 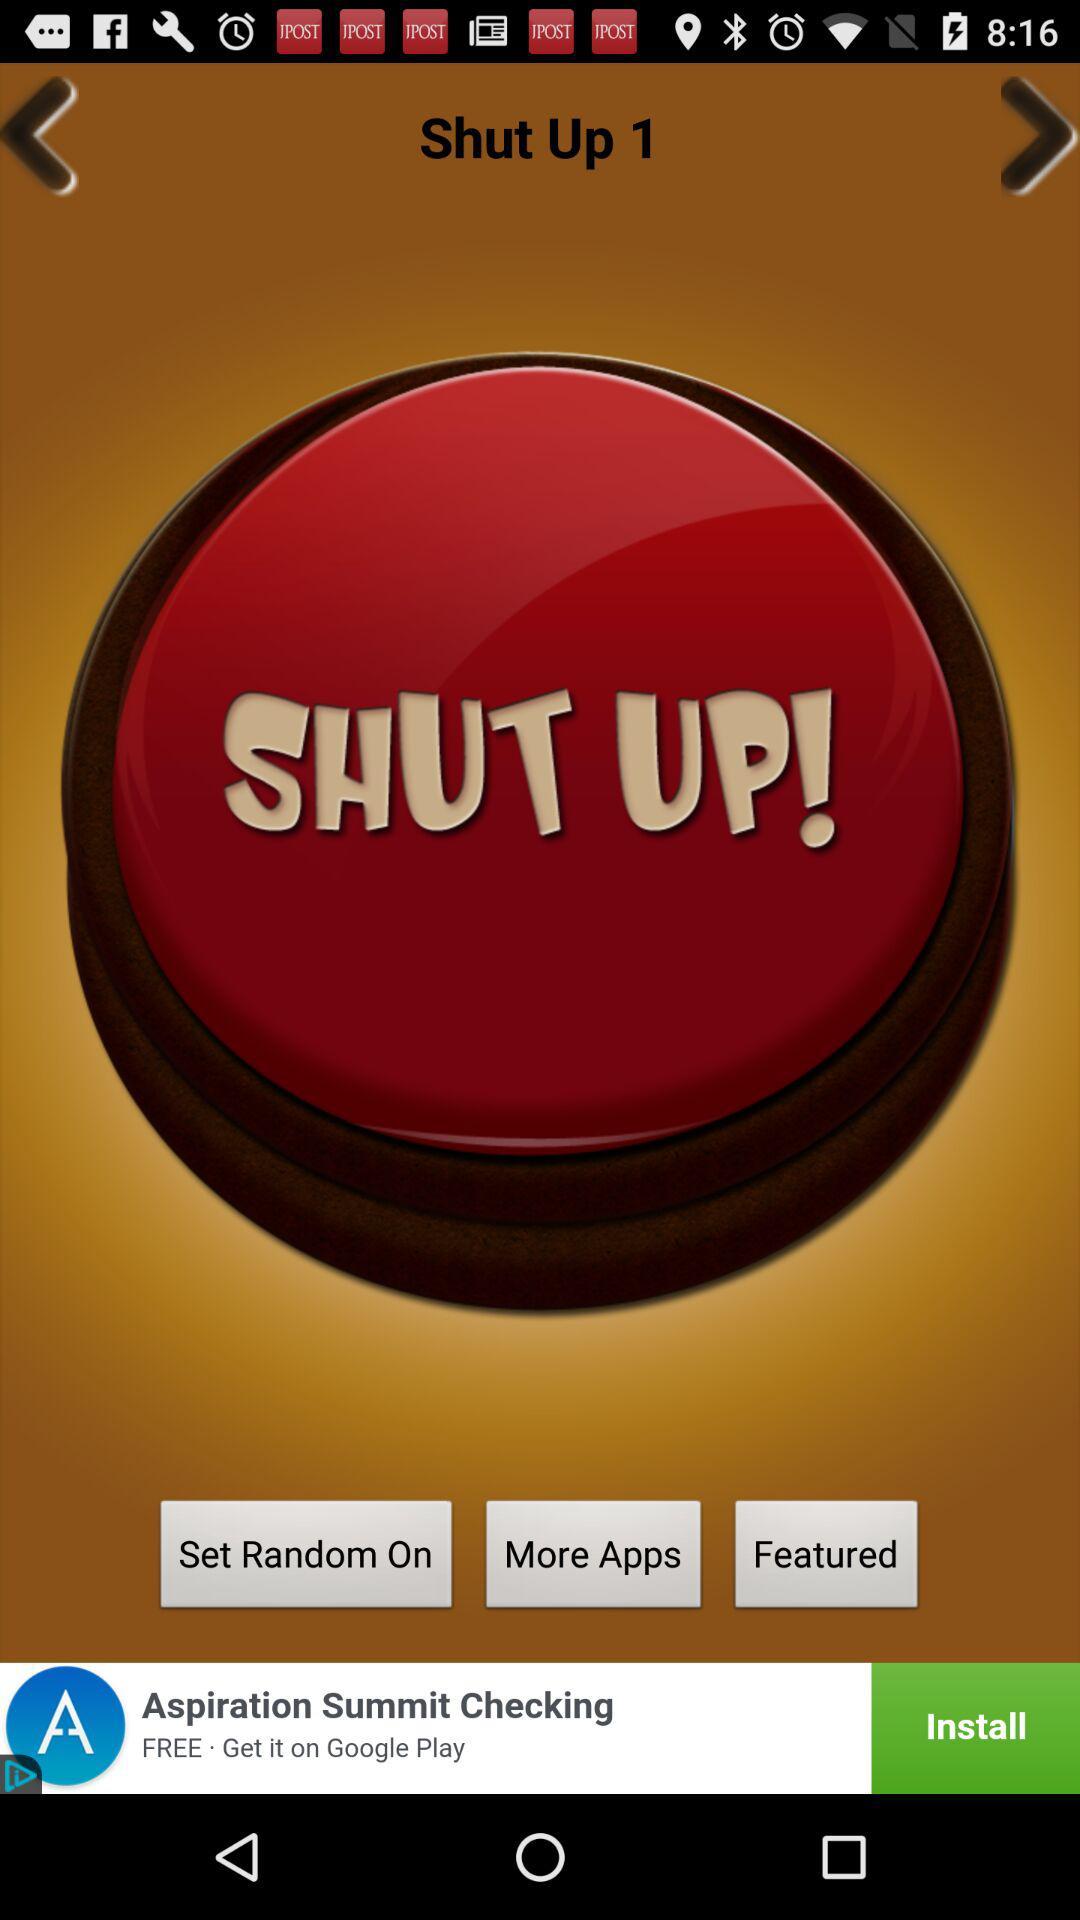 I want to click on go back, so click(x=39, y=135).